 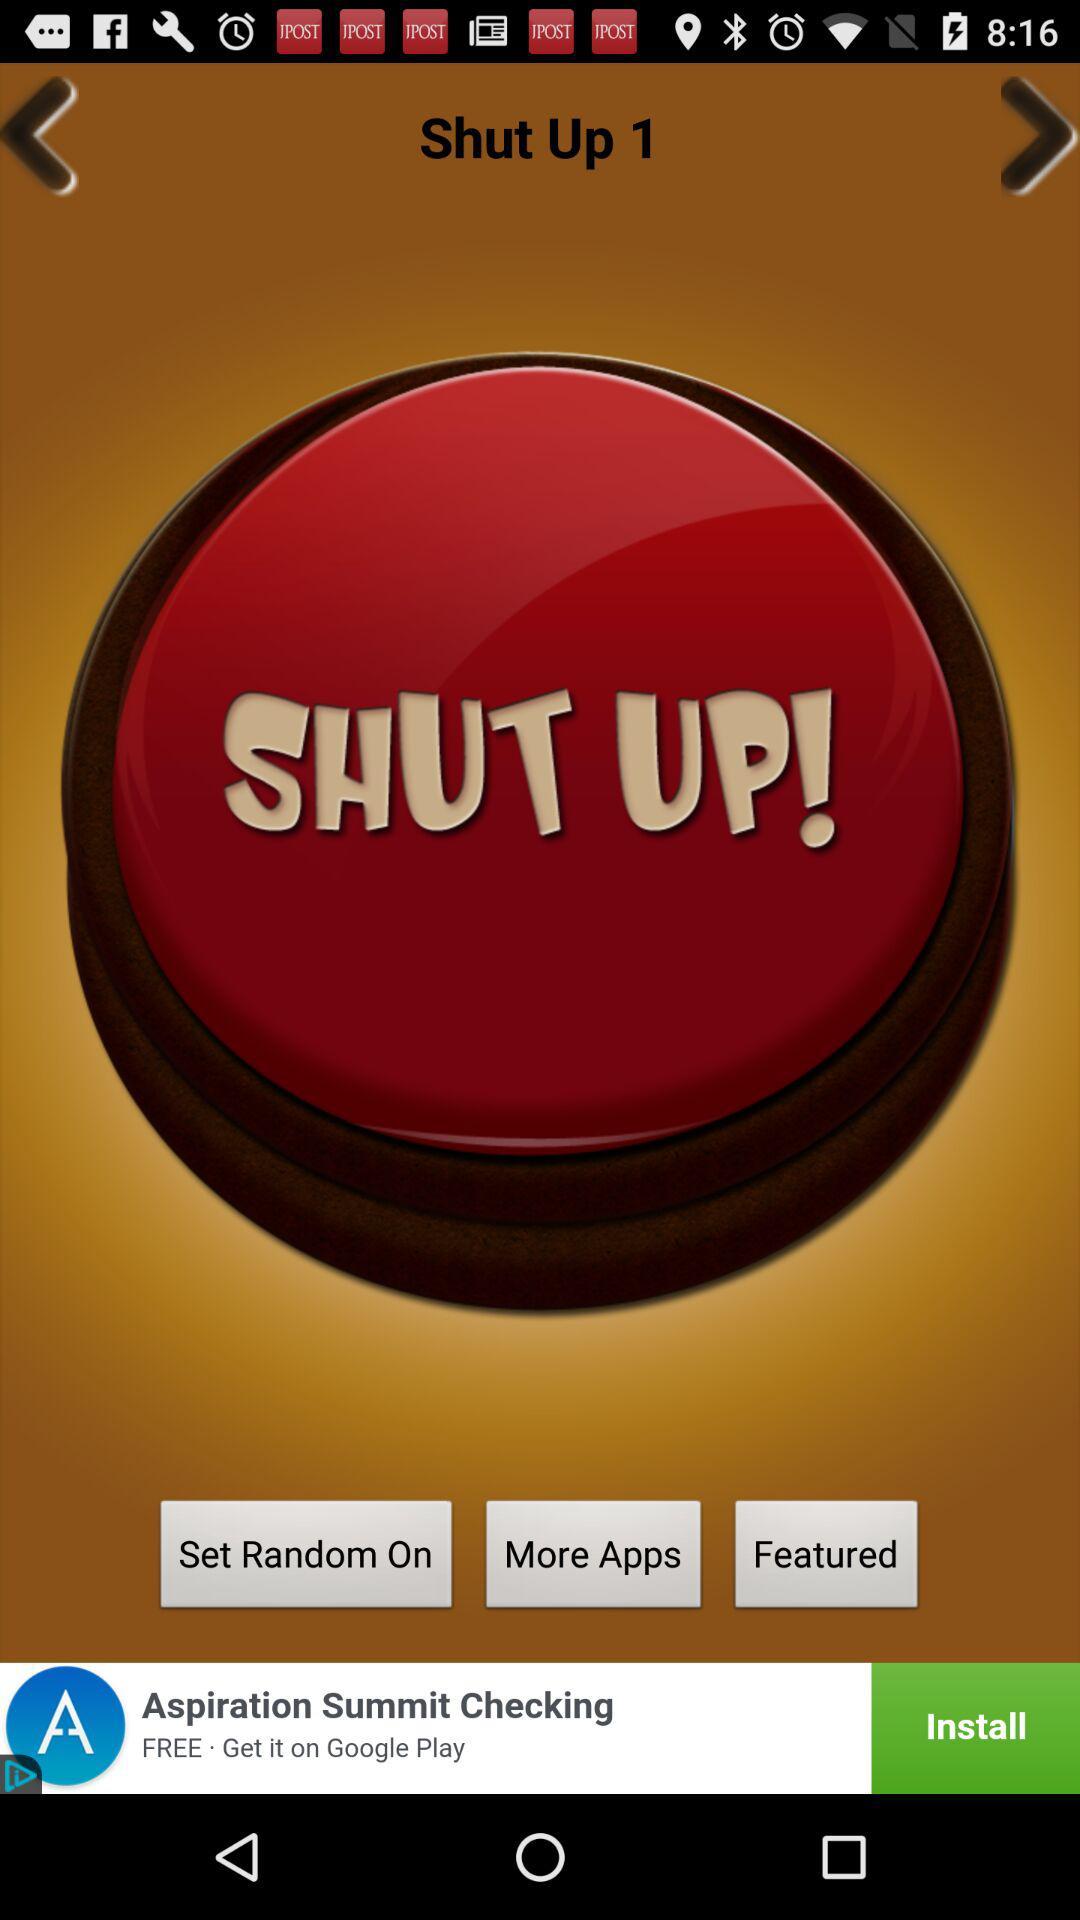 I want to click on go back, so click(x=39, y=135).